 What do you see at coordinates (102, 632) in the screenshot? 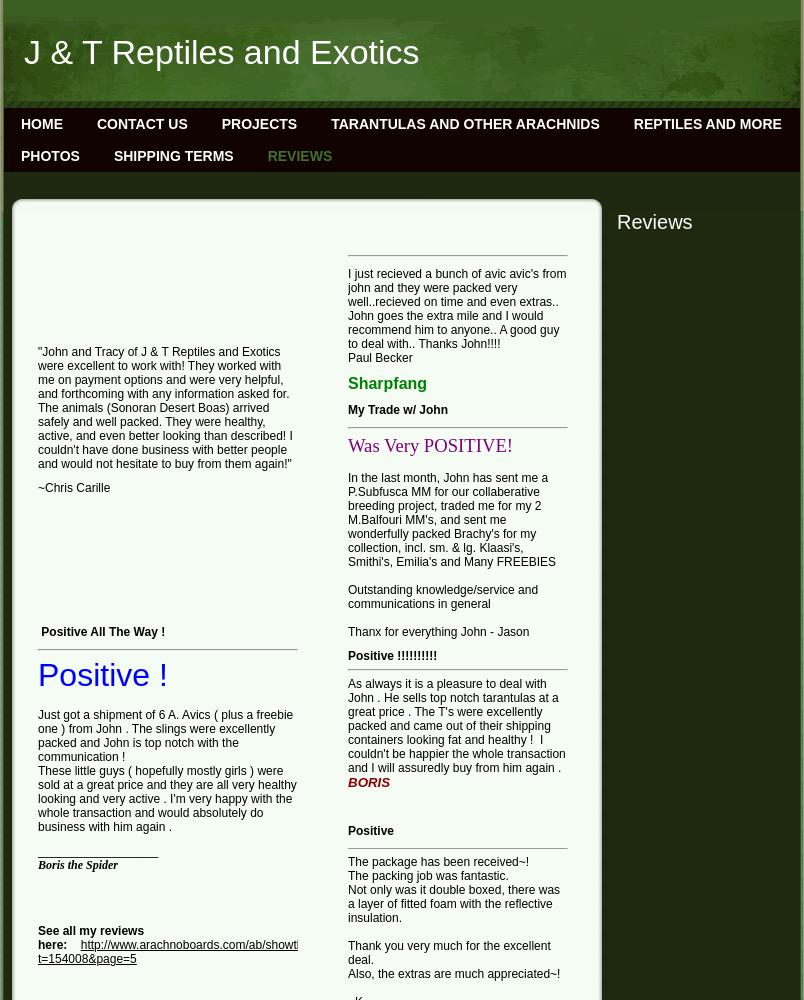
I see `'Positive All The Way !'` at bounding box center [102, 632].